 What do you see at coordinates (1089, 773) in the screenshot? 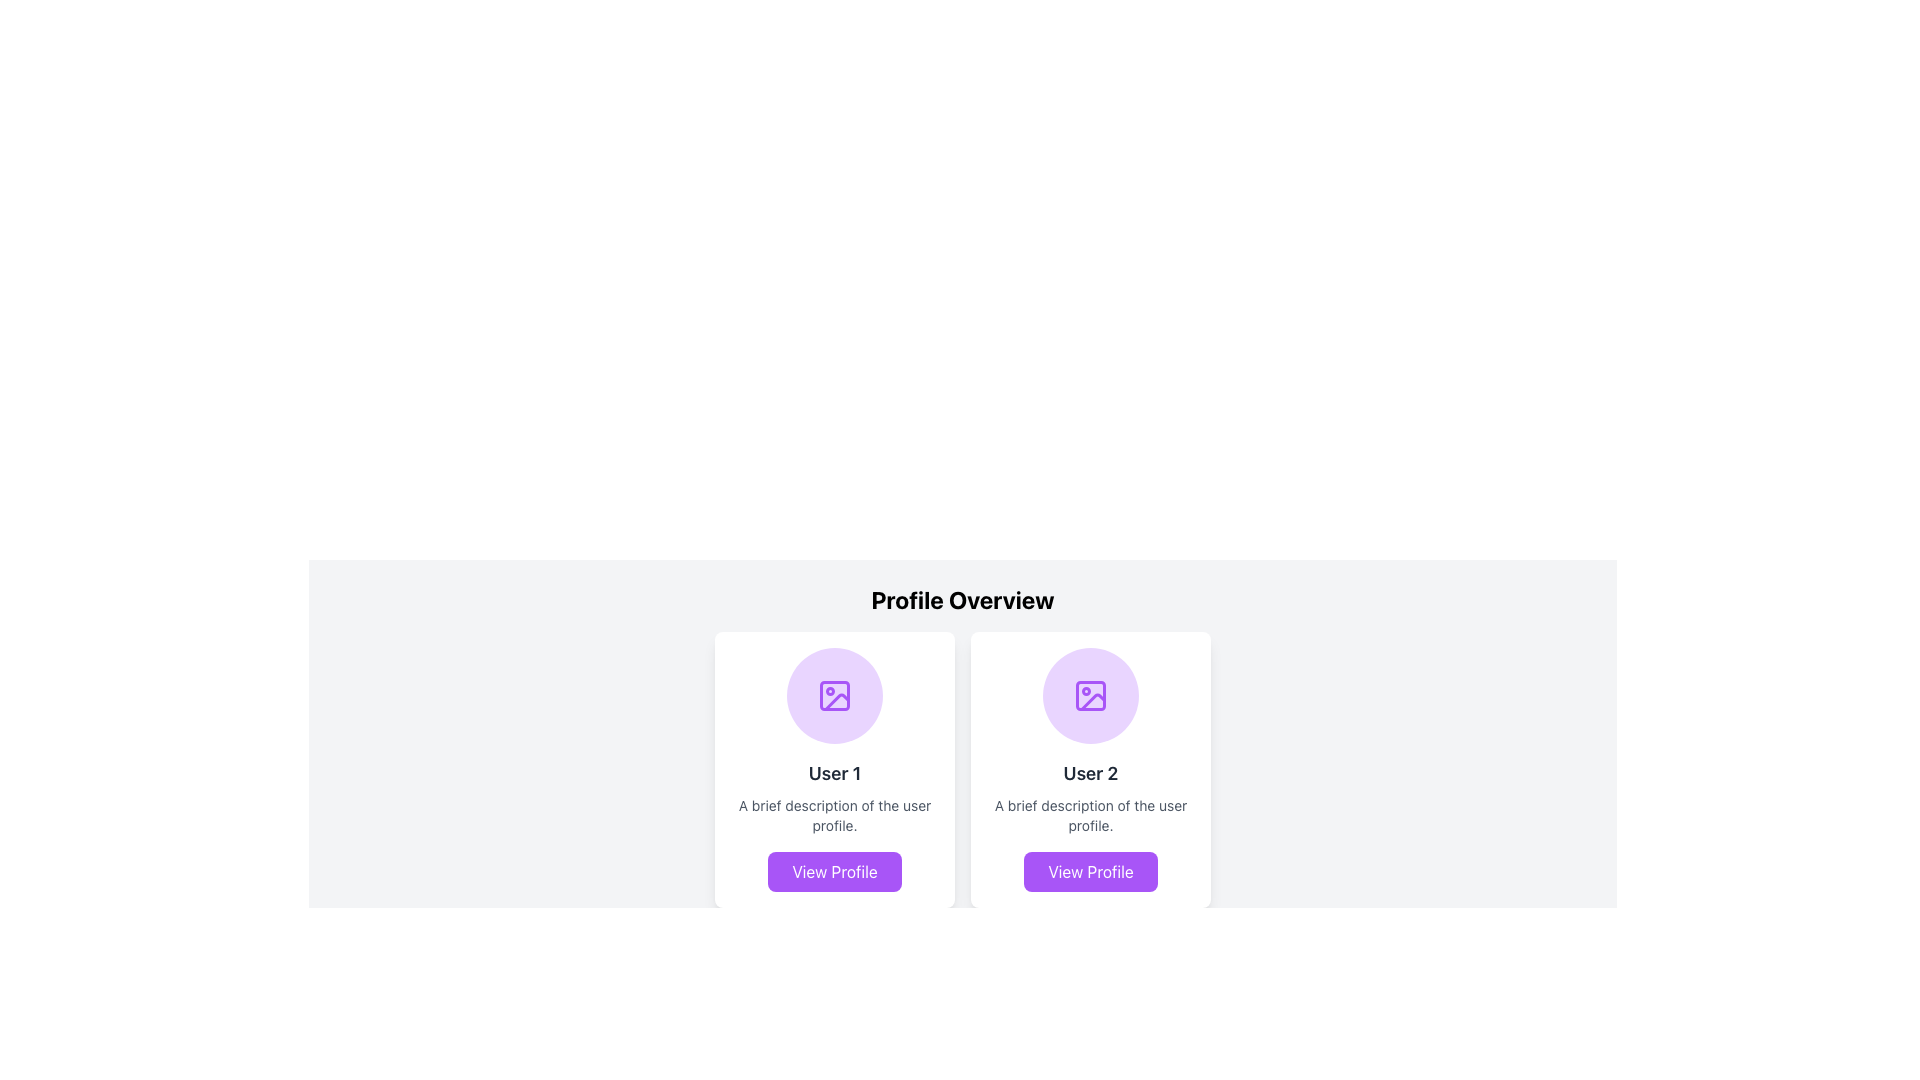
I see `the bold, dark gray text element reading 'User 2' which is centered in the right profile card, located beneath a purple circular icon and above description text` at bounding box center [1089, 773].